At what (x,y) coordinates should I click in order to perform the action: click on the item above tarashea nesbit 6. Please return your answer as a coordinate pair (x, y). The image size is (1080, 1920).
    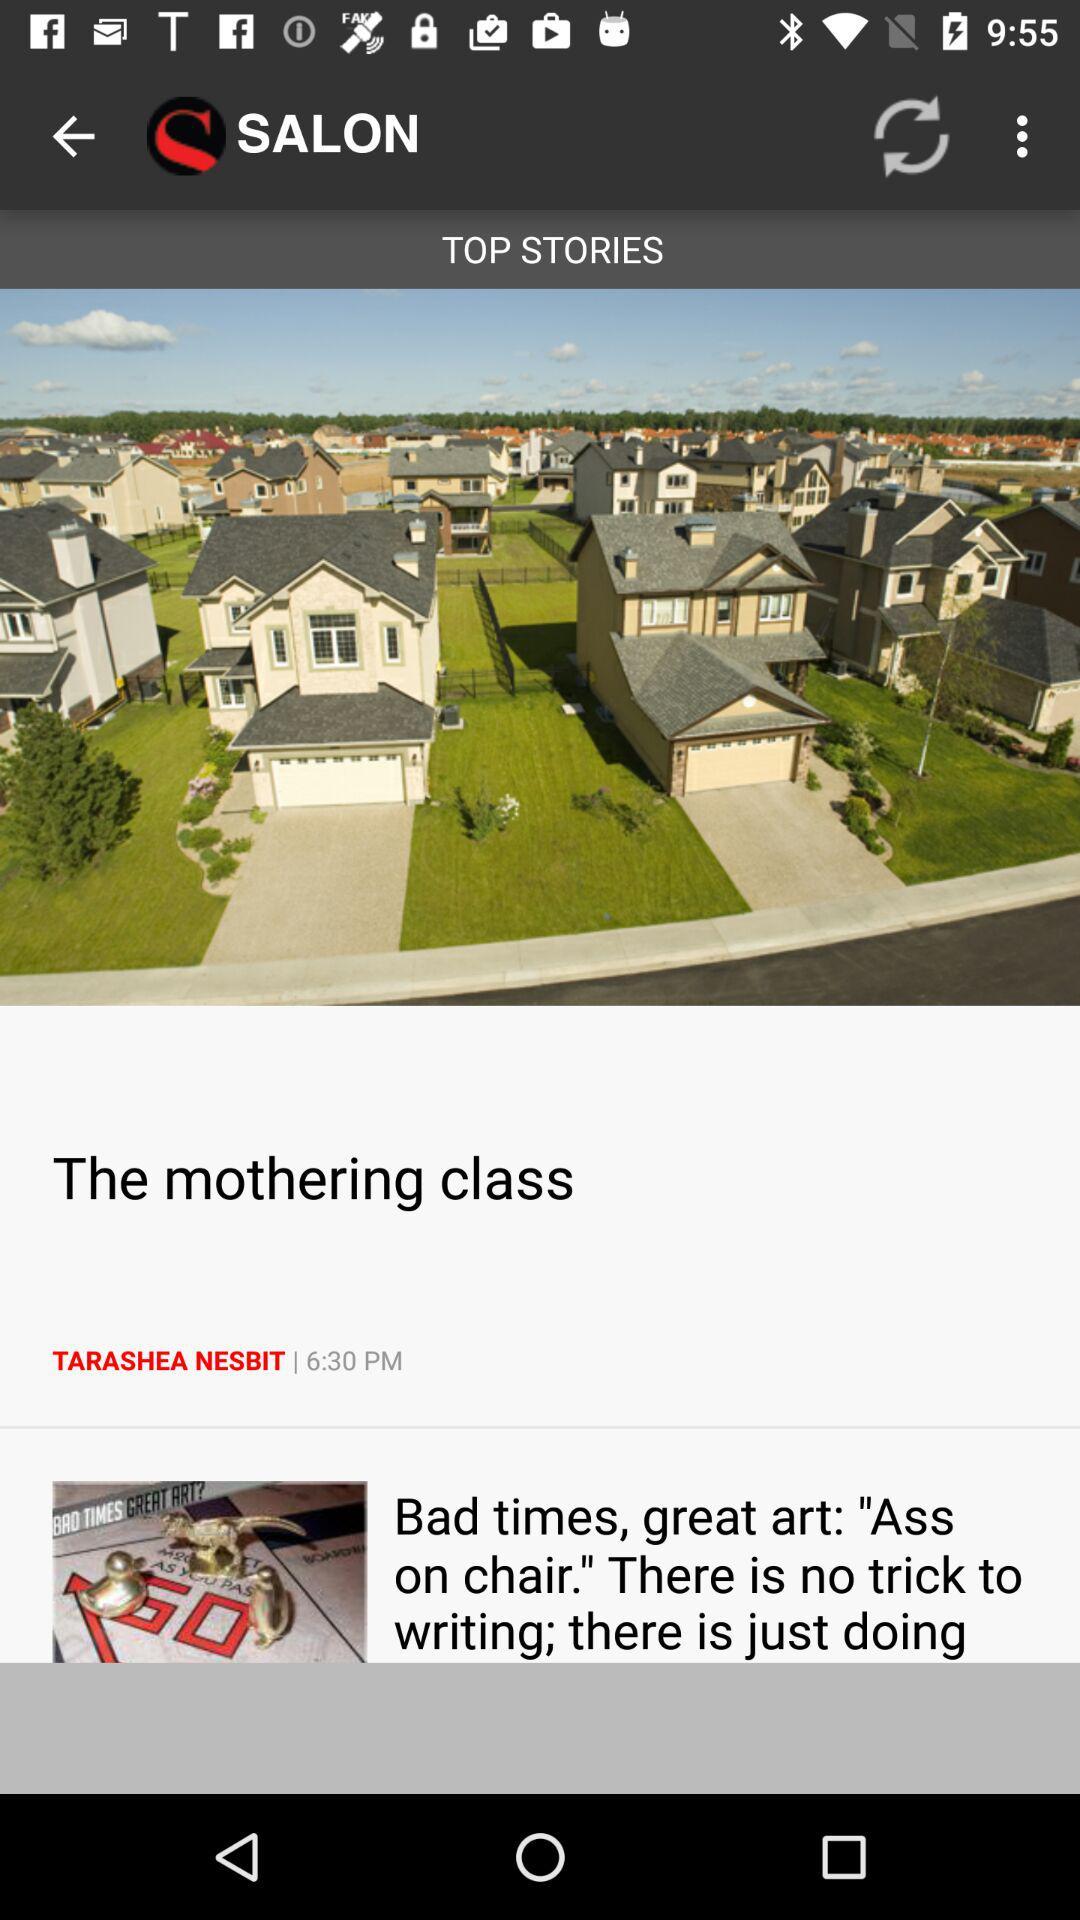
    Looking at the image, I should click on (540, 1176).